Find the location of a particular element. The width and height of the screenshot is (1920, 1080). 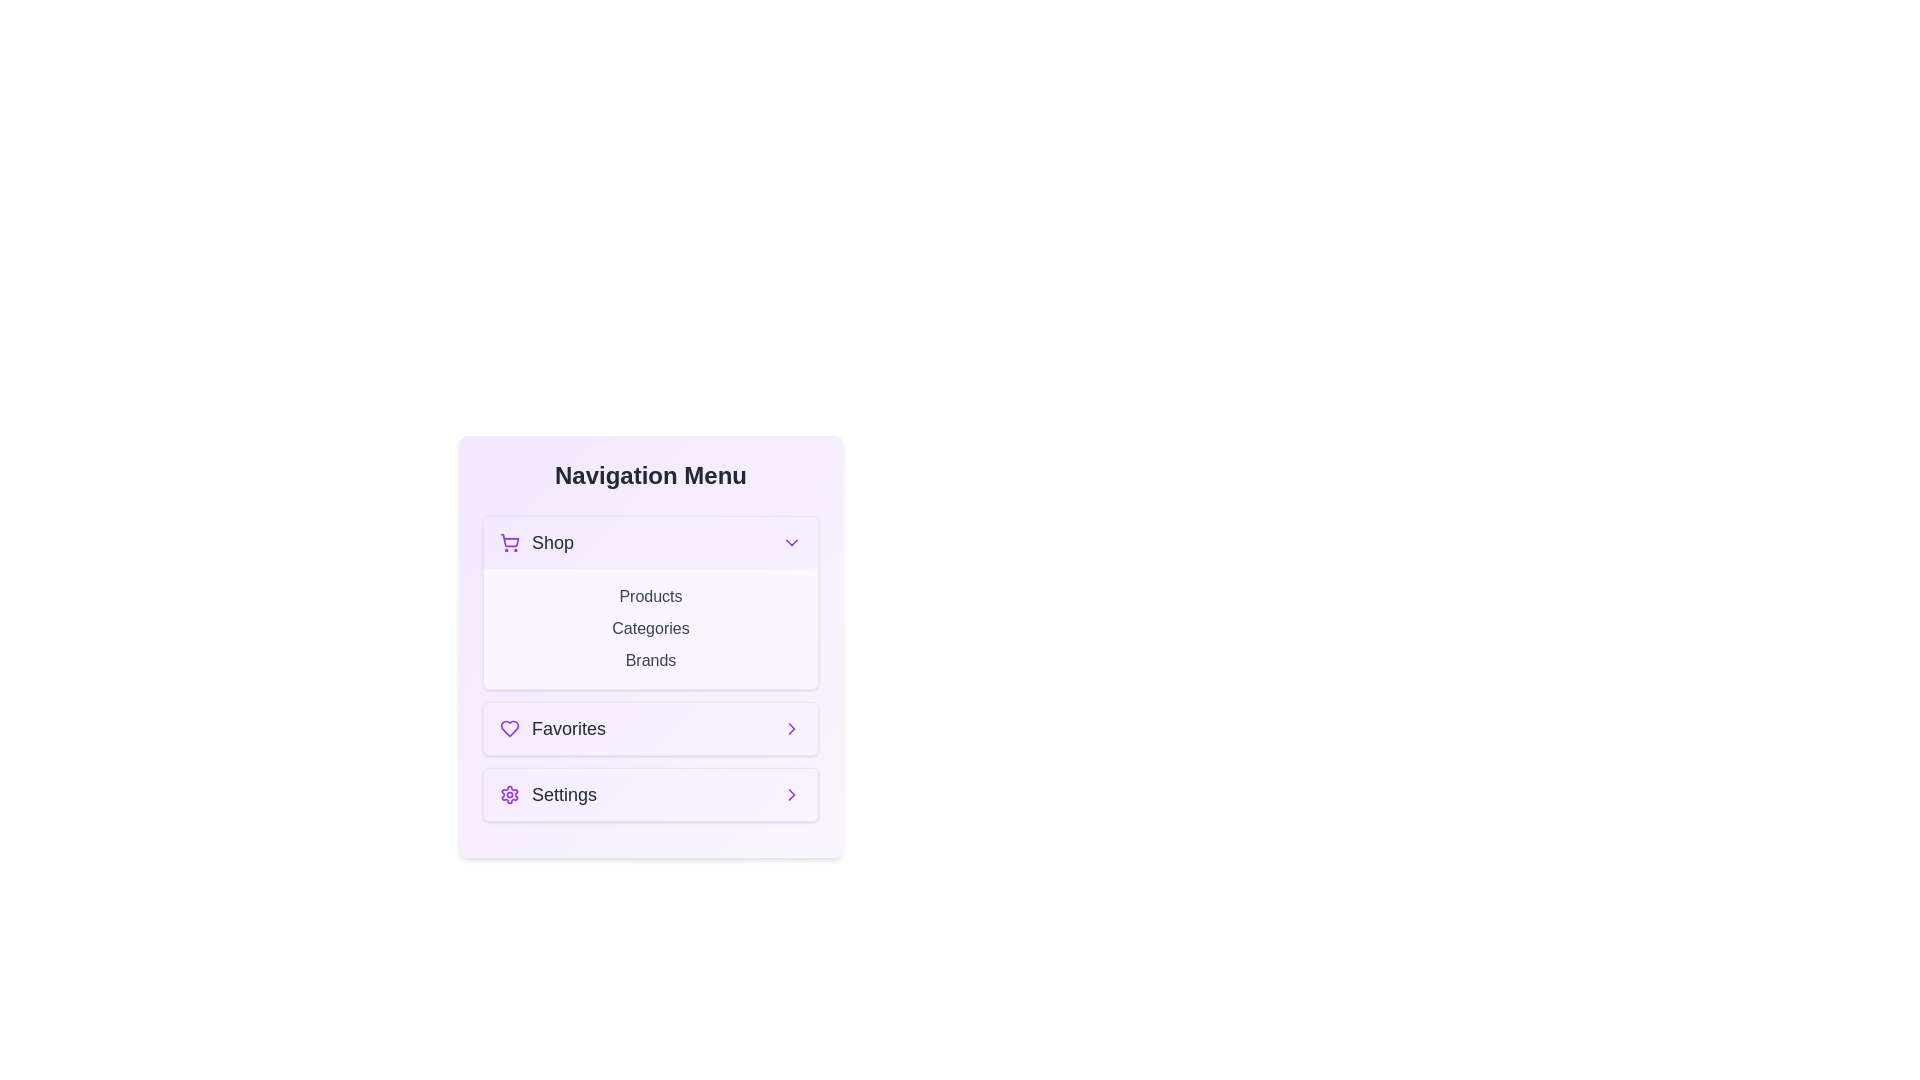

the purple shopping cart icon located next to the 'Shop' text in the navigation menu is located at coordinates (509, 543).